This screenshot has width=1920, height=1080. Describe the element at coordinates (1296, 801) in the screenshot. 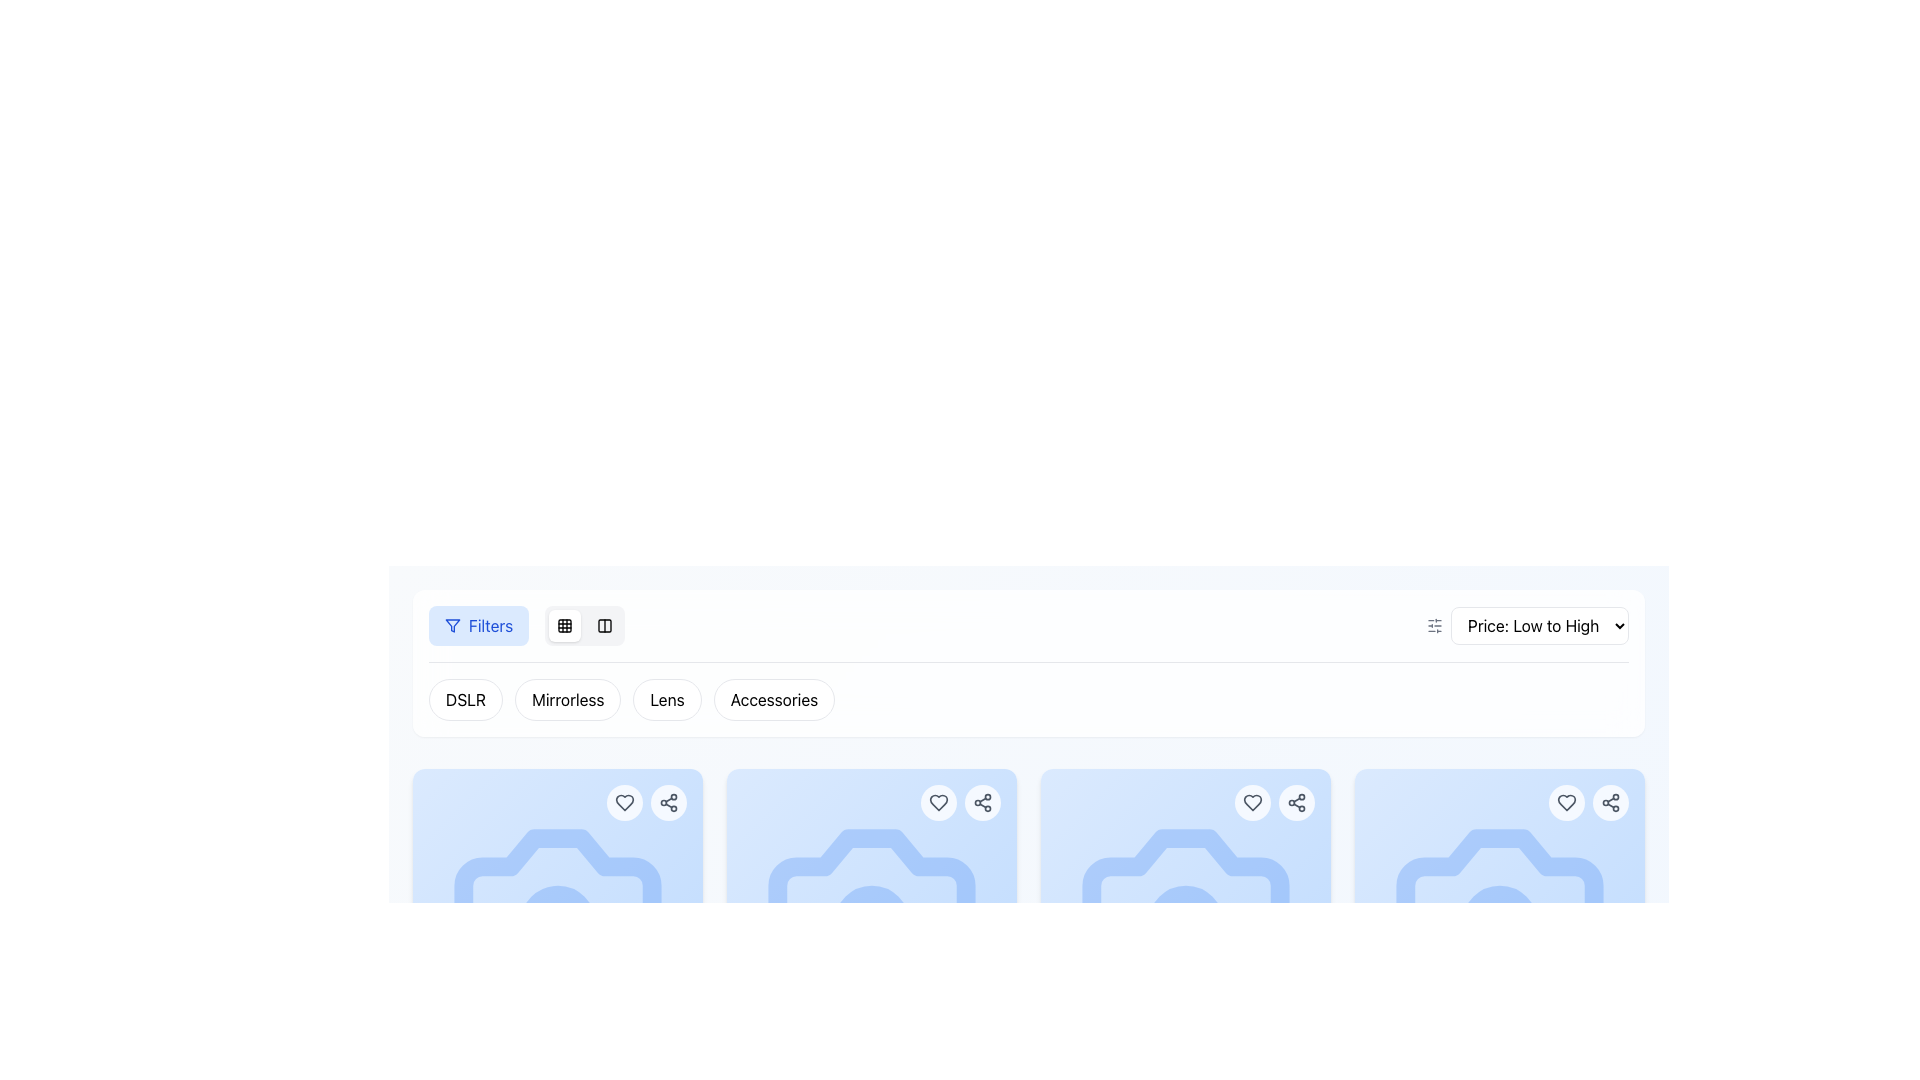

I see `the share icon located in the upper right corner of the card section` at that location.